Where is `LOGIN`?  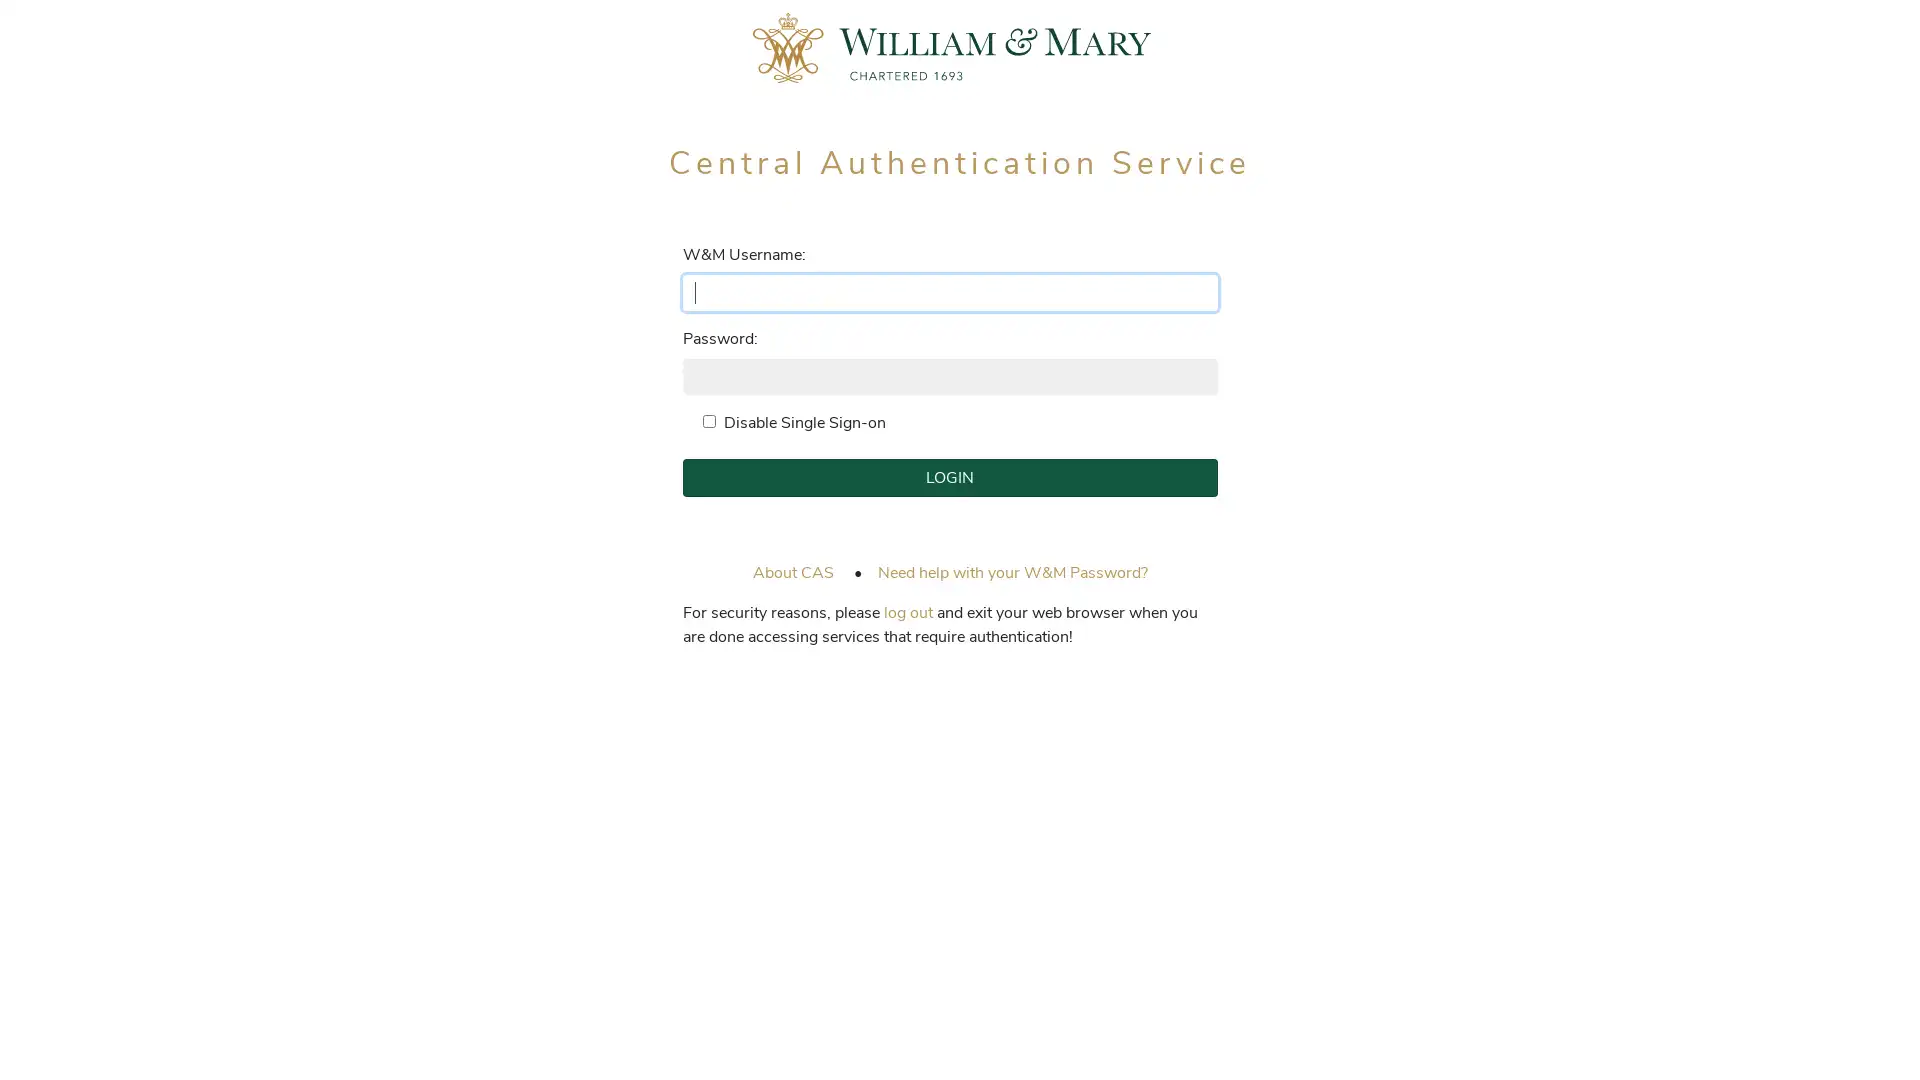
LOGIN is located at coordinates (948, 478).